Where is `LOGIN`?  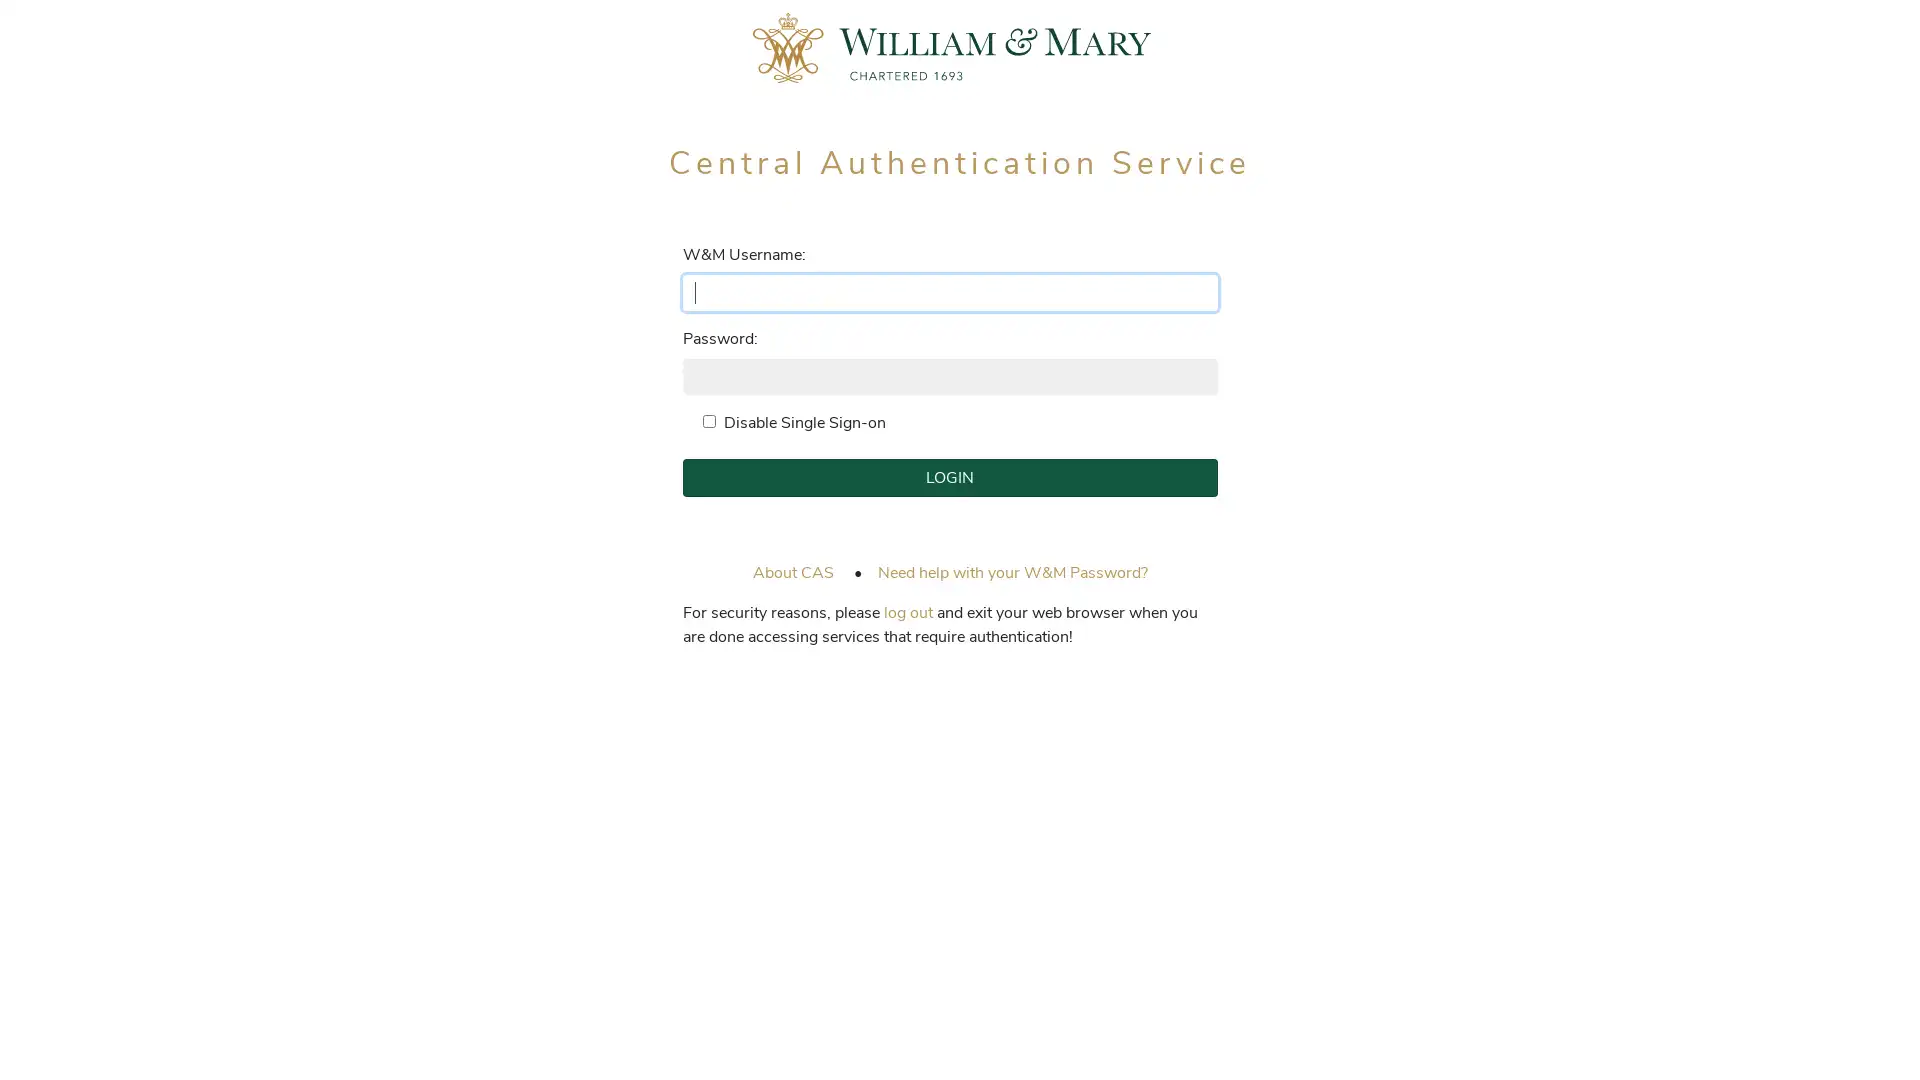
LOGIN is located at coordinates (948, 478).